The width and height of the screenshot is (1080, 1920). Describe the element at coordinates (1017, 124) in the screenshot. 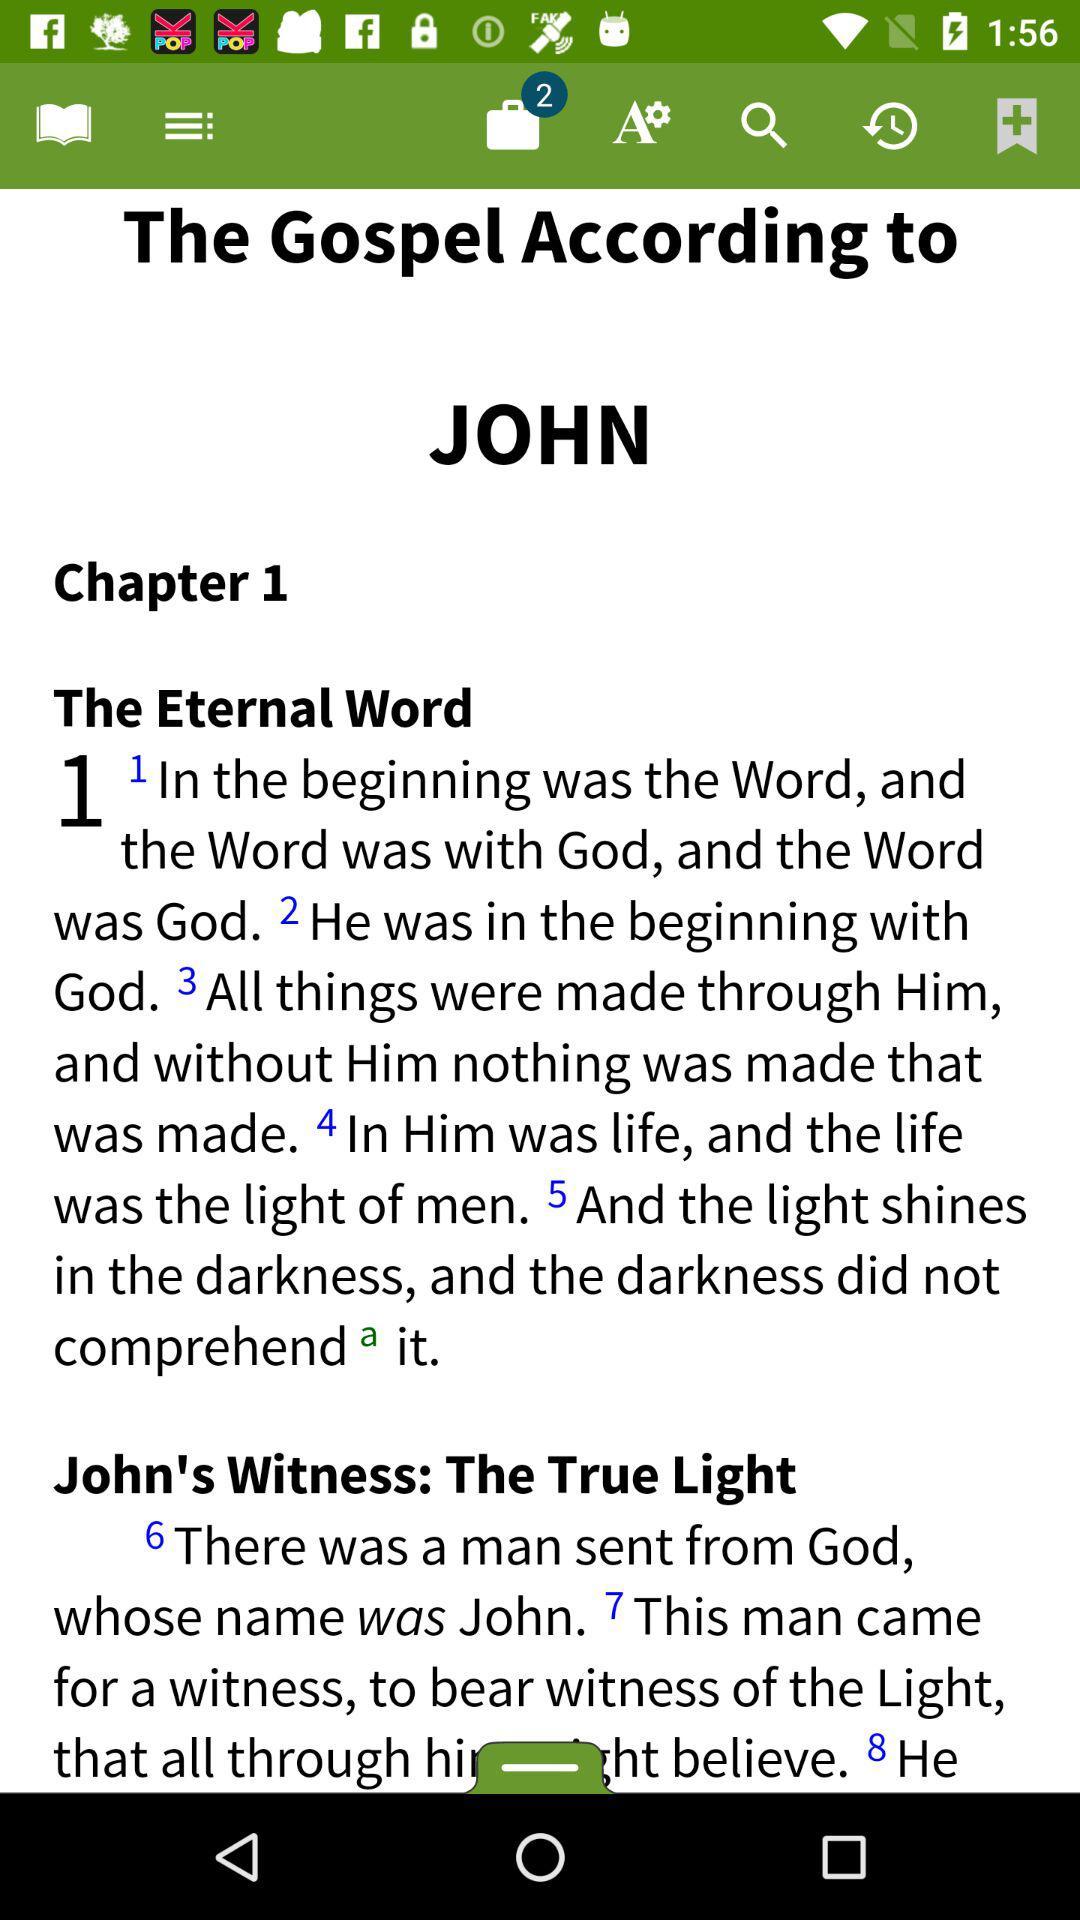

I see `bookmark` at that location.